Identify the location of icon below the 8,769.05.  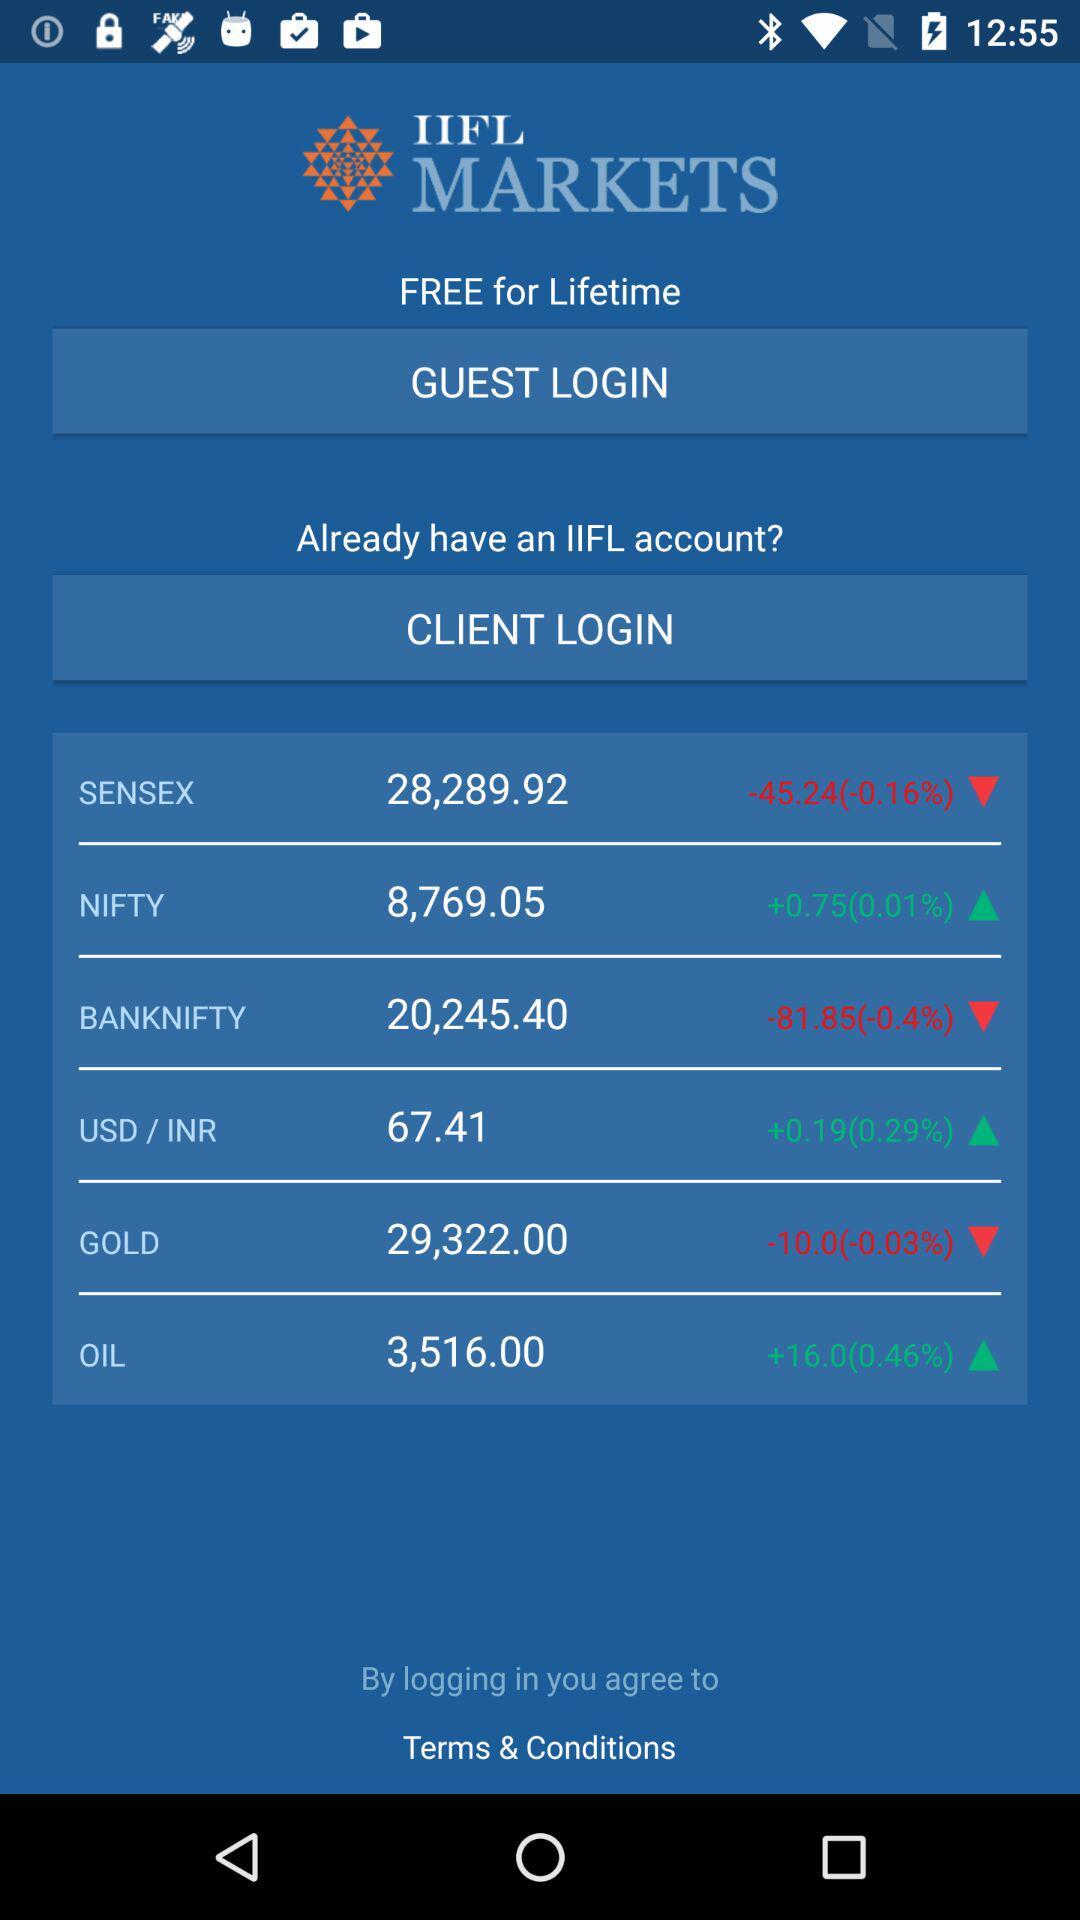
(523, 1012).